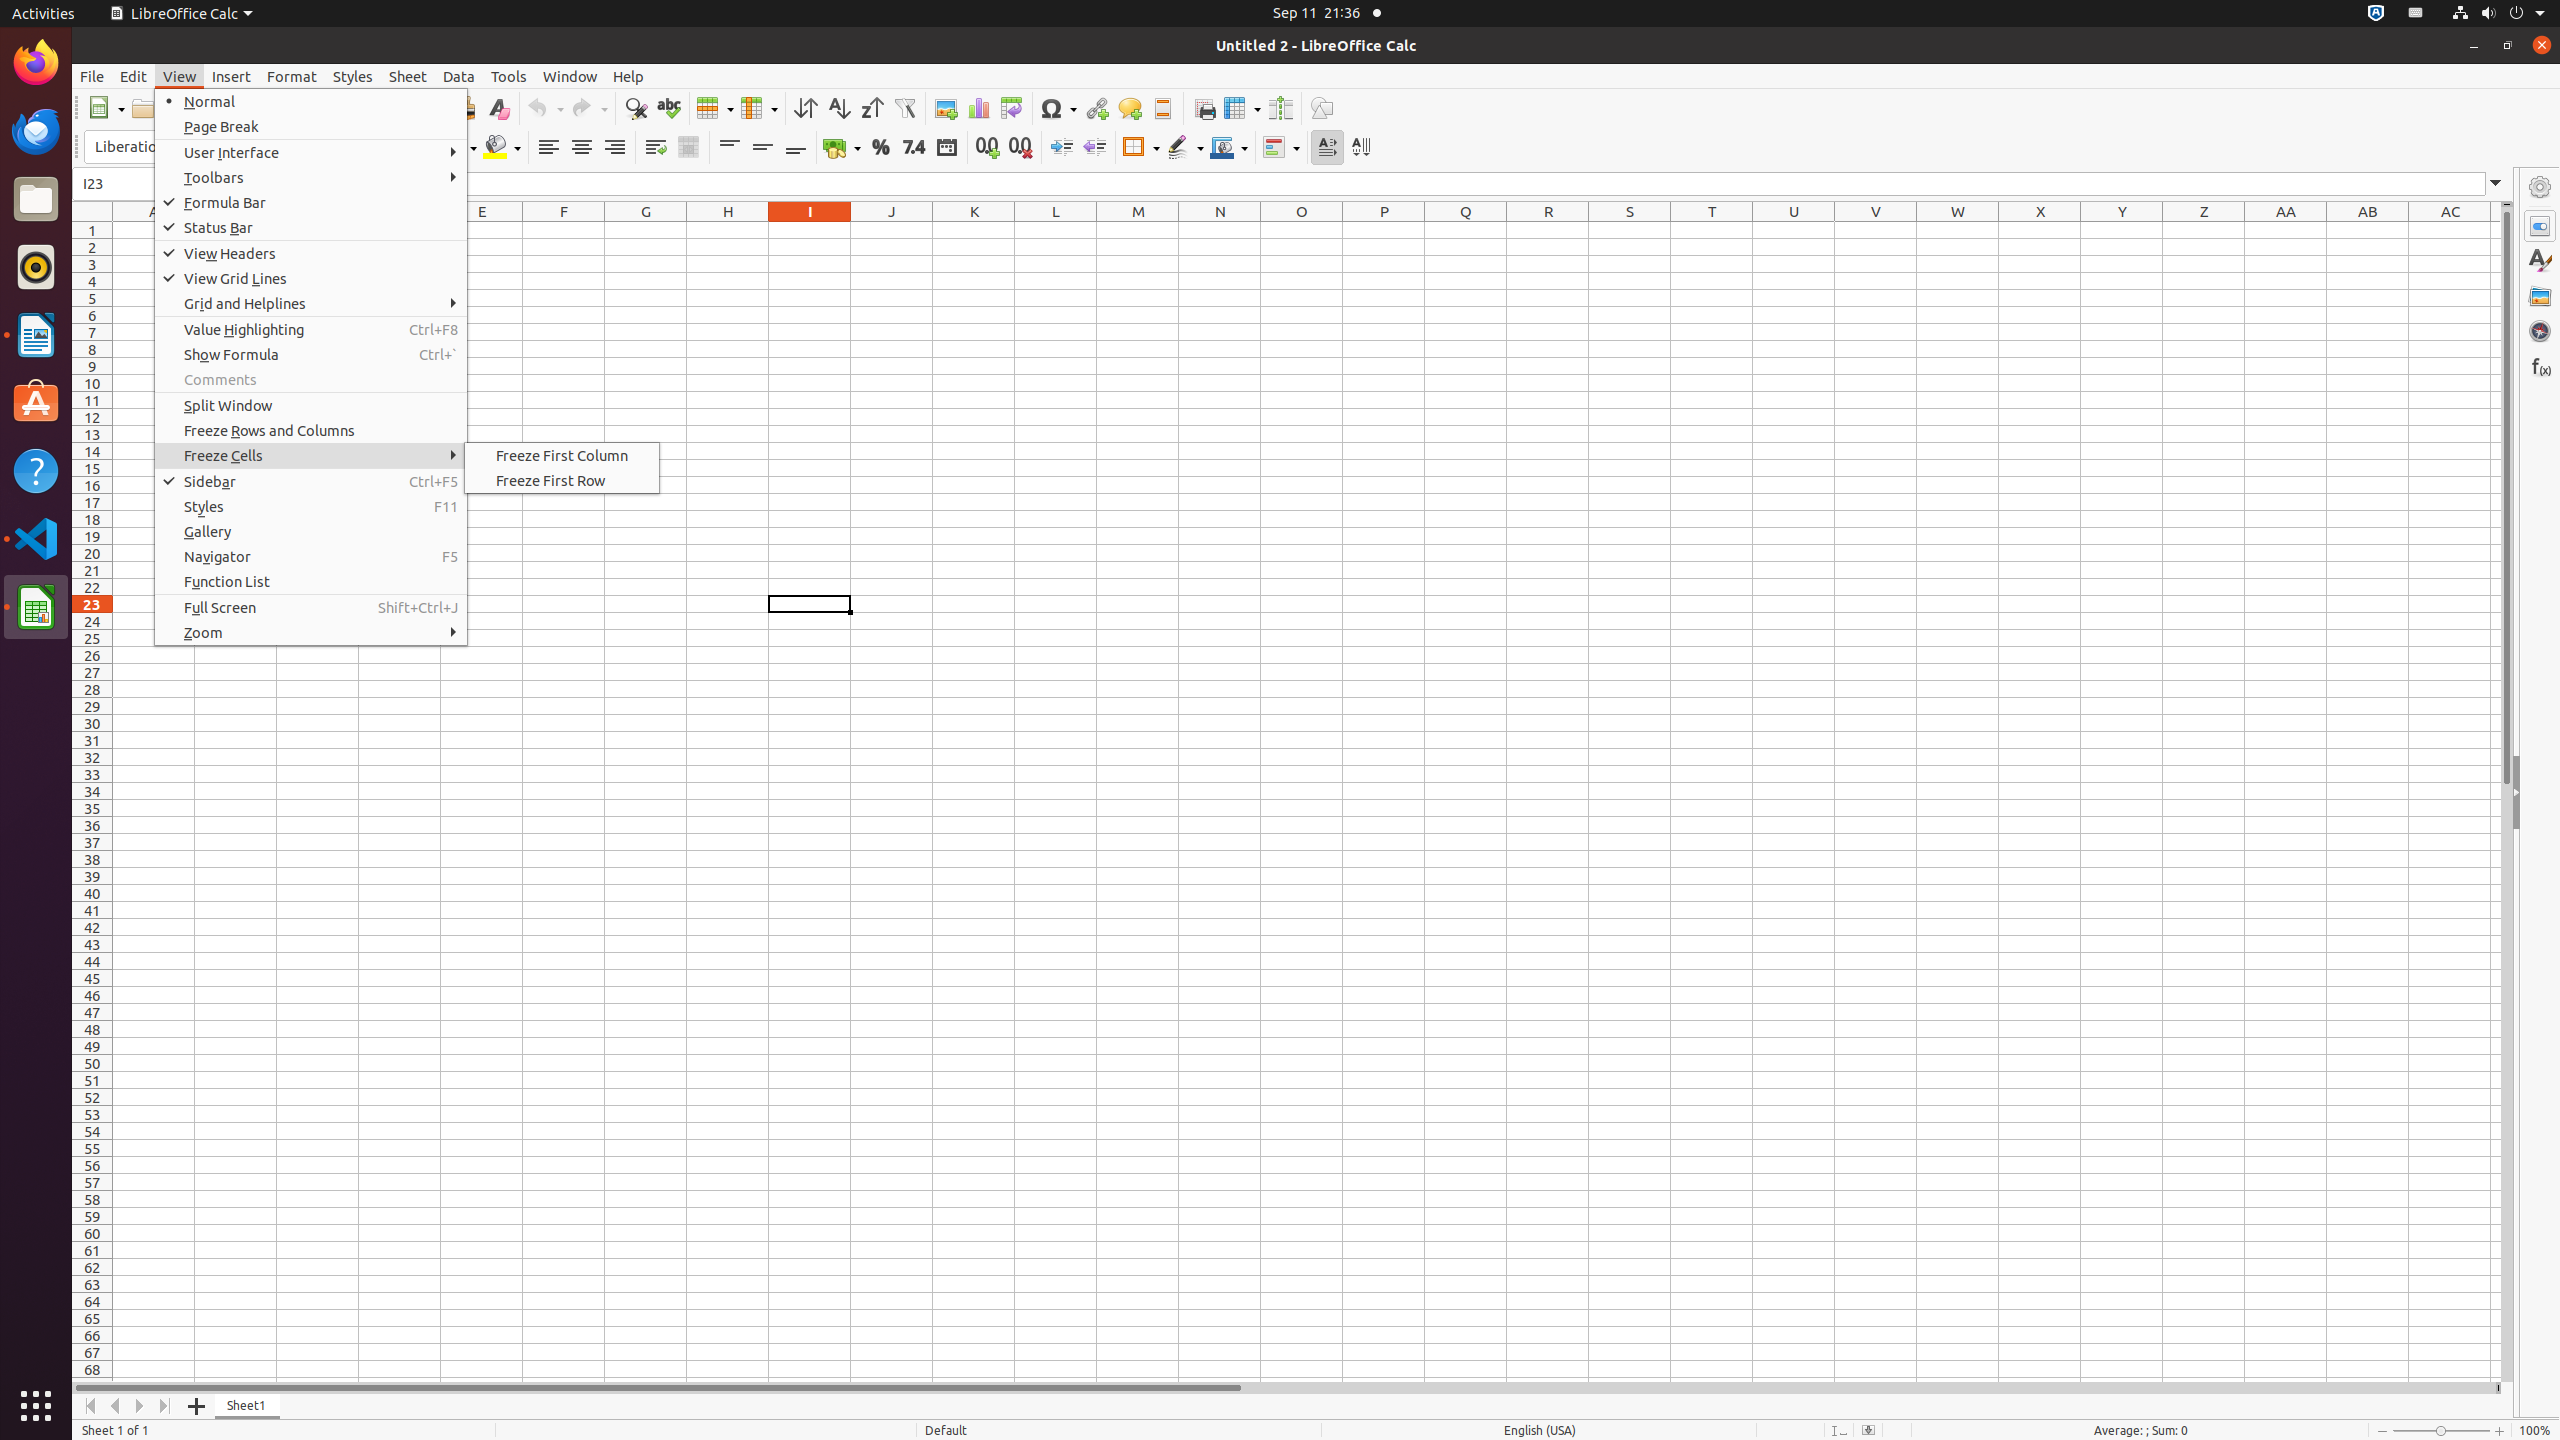 The image size is (2560, 1440). I want to click on 'Background Color', so click(501, 146).